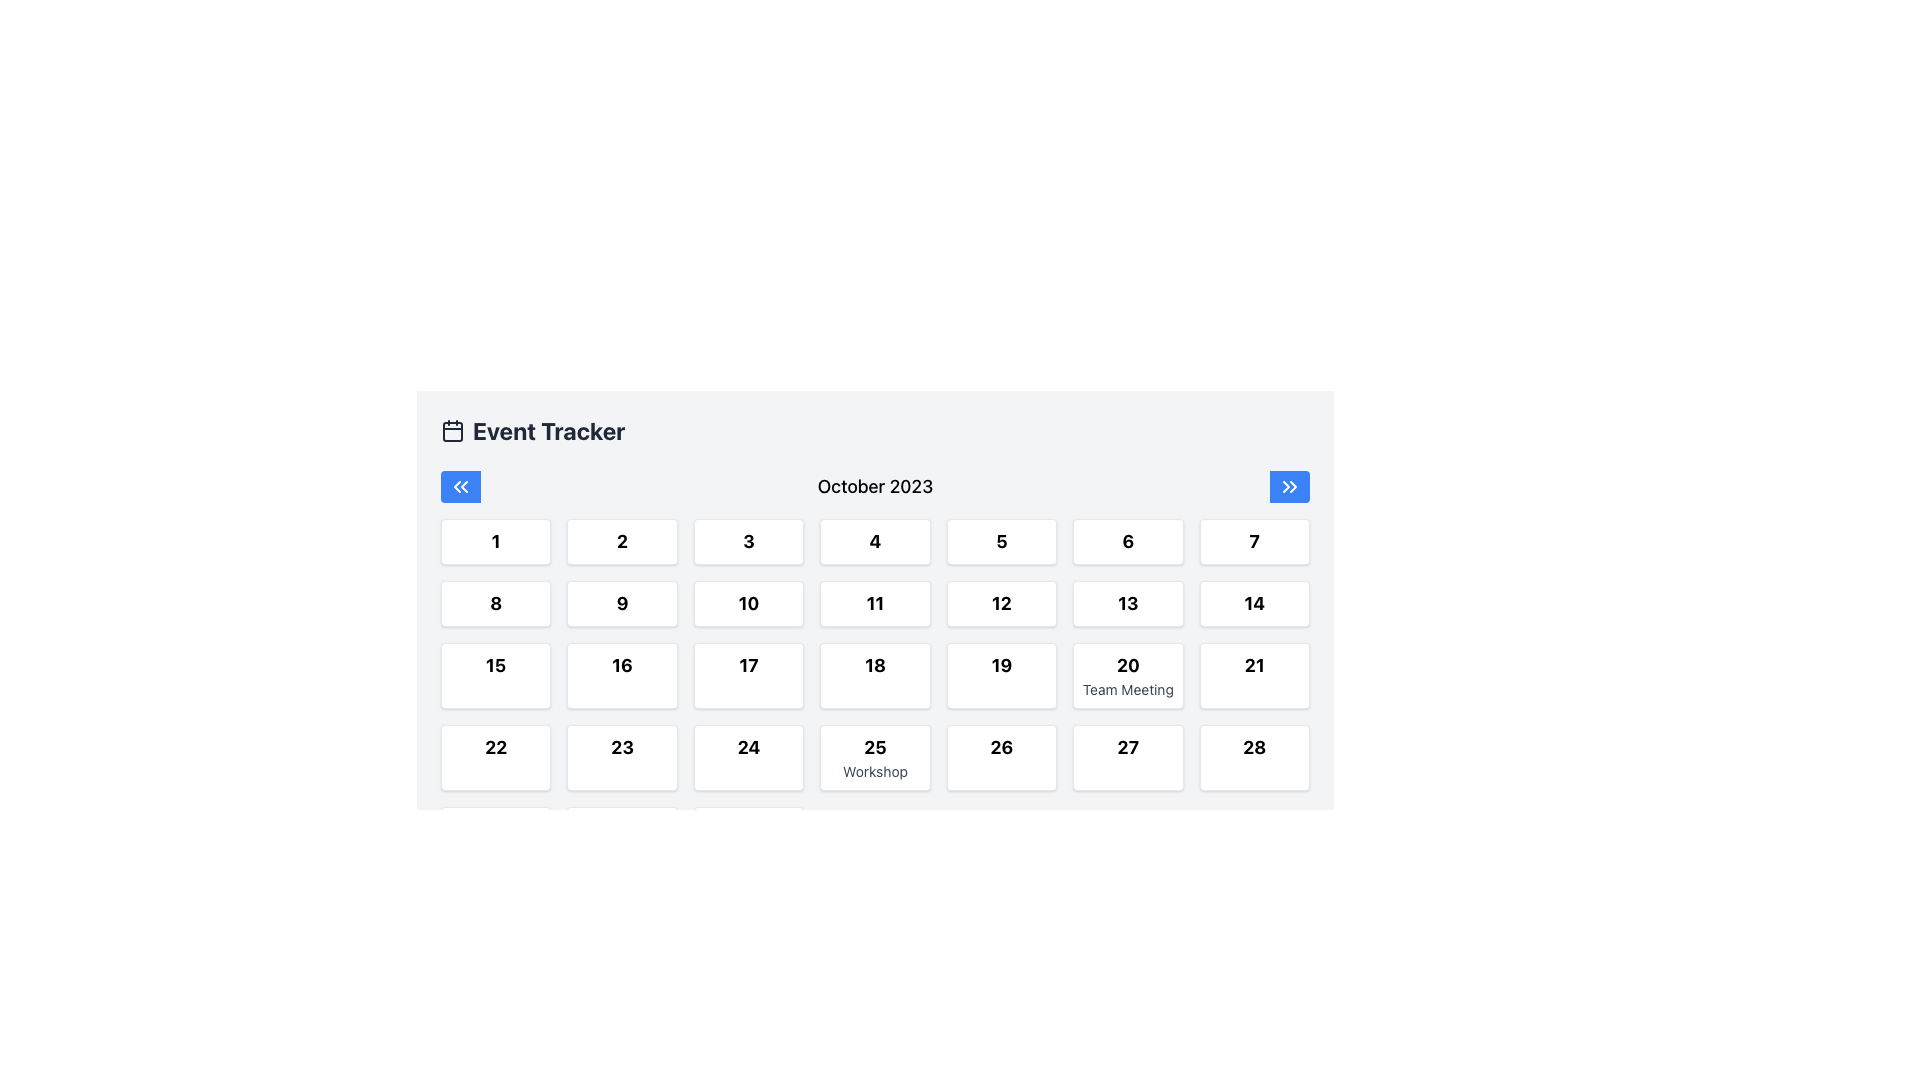 This screenshot has width=1920, height=1080. What do you see at coordinates (747, 542) in the screenshot?
I see `the third day entry in the calendar interface, which is positioned between the elements labeled '2' and '4' in the first row of the grid` at bounding box center [747, 542].